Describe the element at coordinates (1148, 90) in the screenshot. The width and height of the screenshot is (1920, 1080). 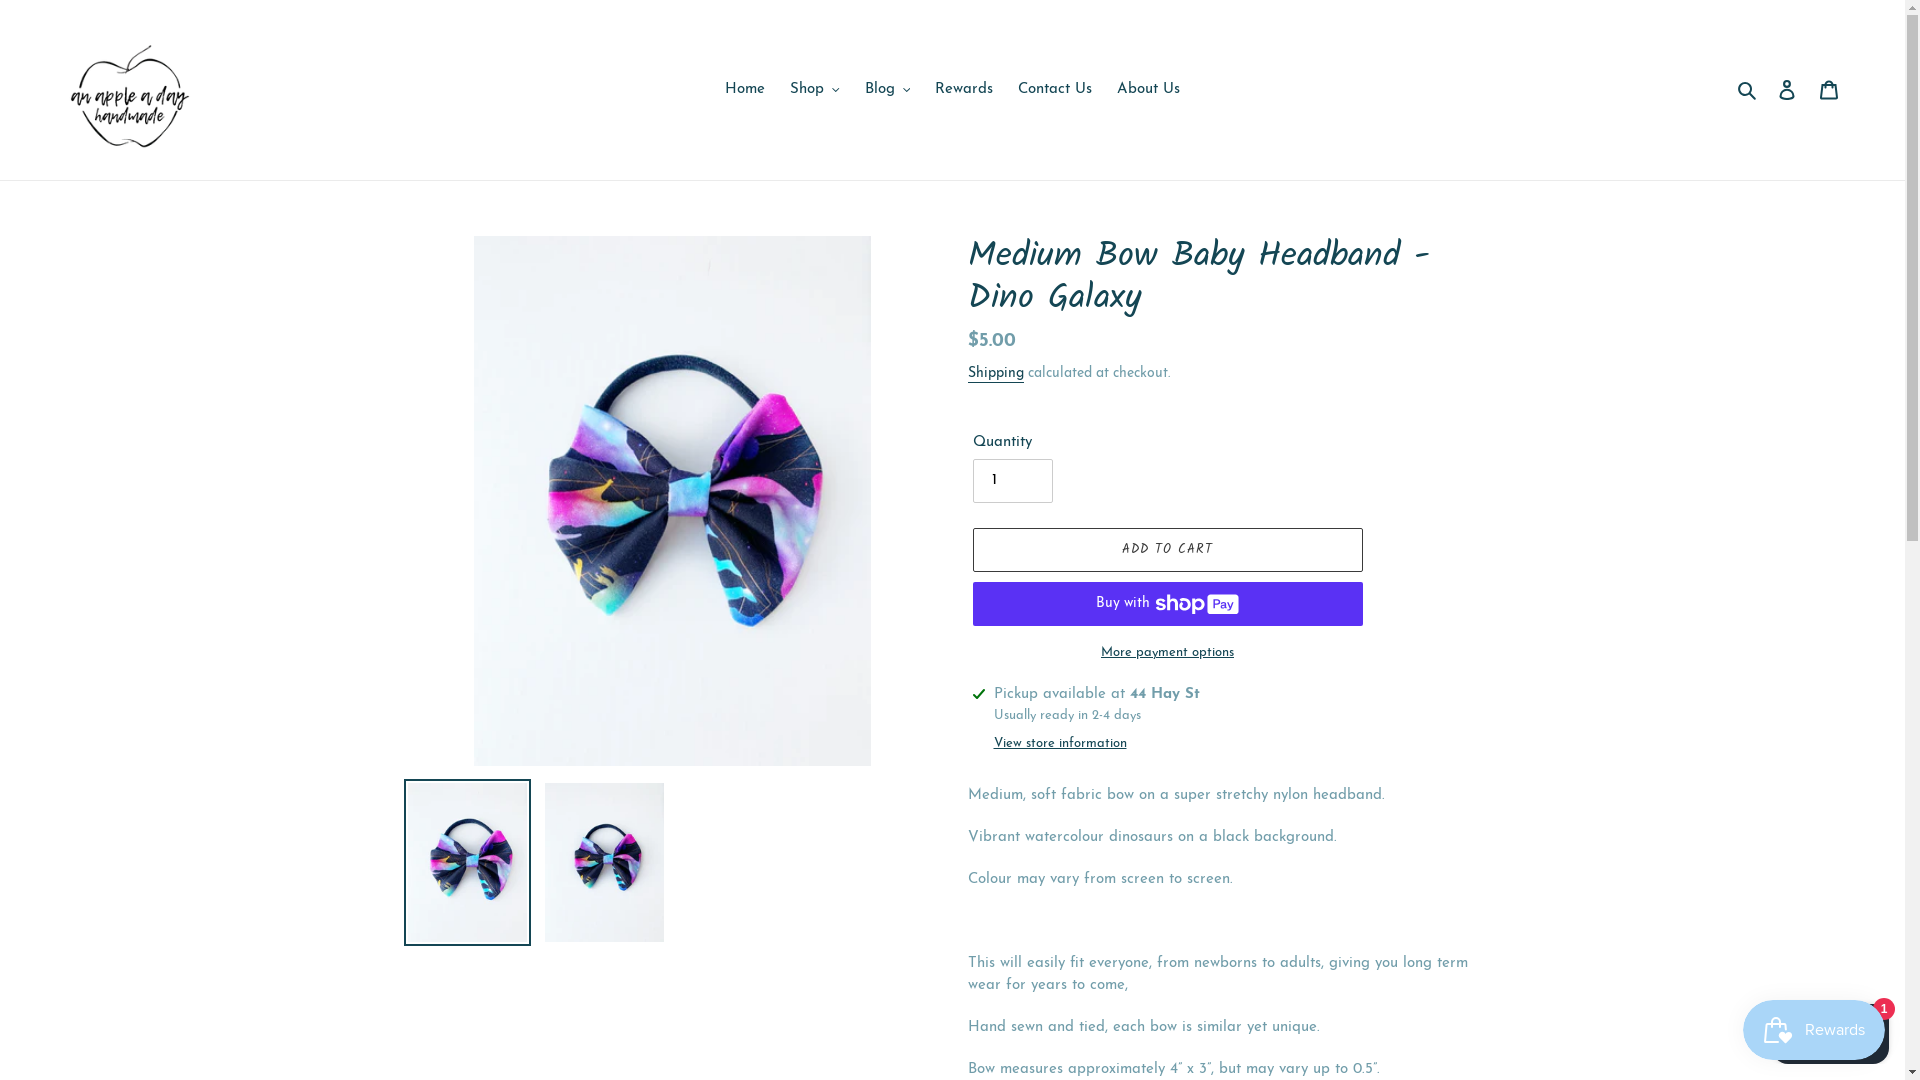
I see `'About Us'` at that location.